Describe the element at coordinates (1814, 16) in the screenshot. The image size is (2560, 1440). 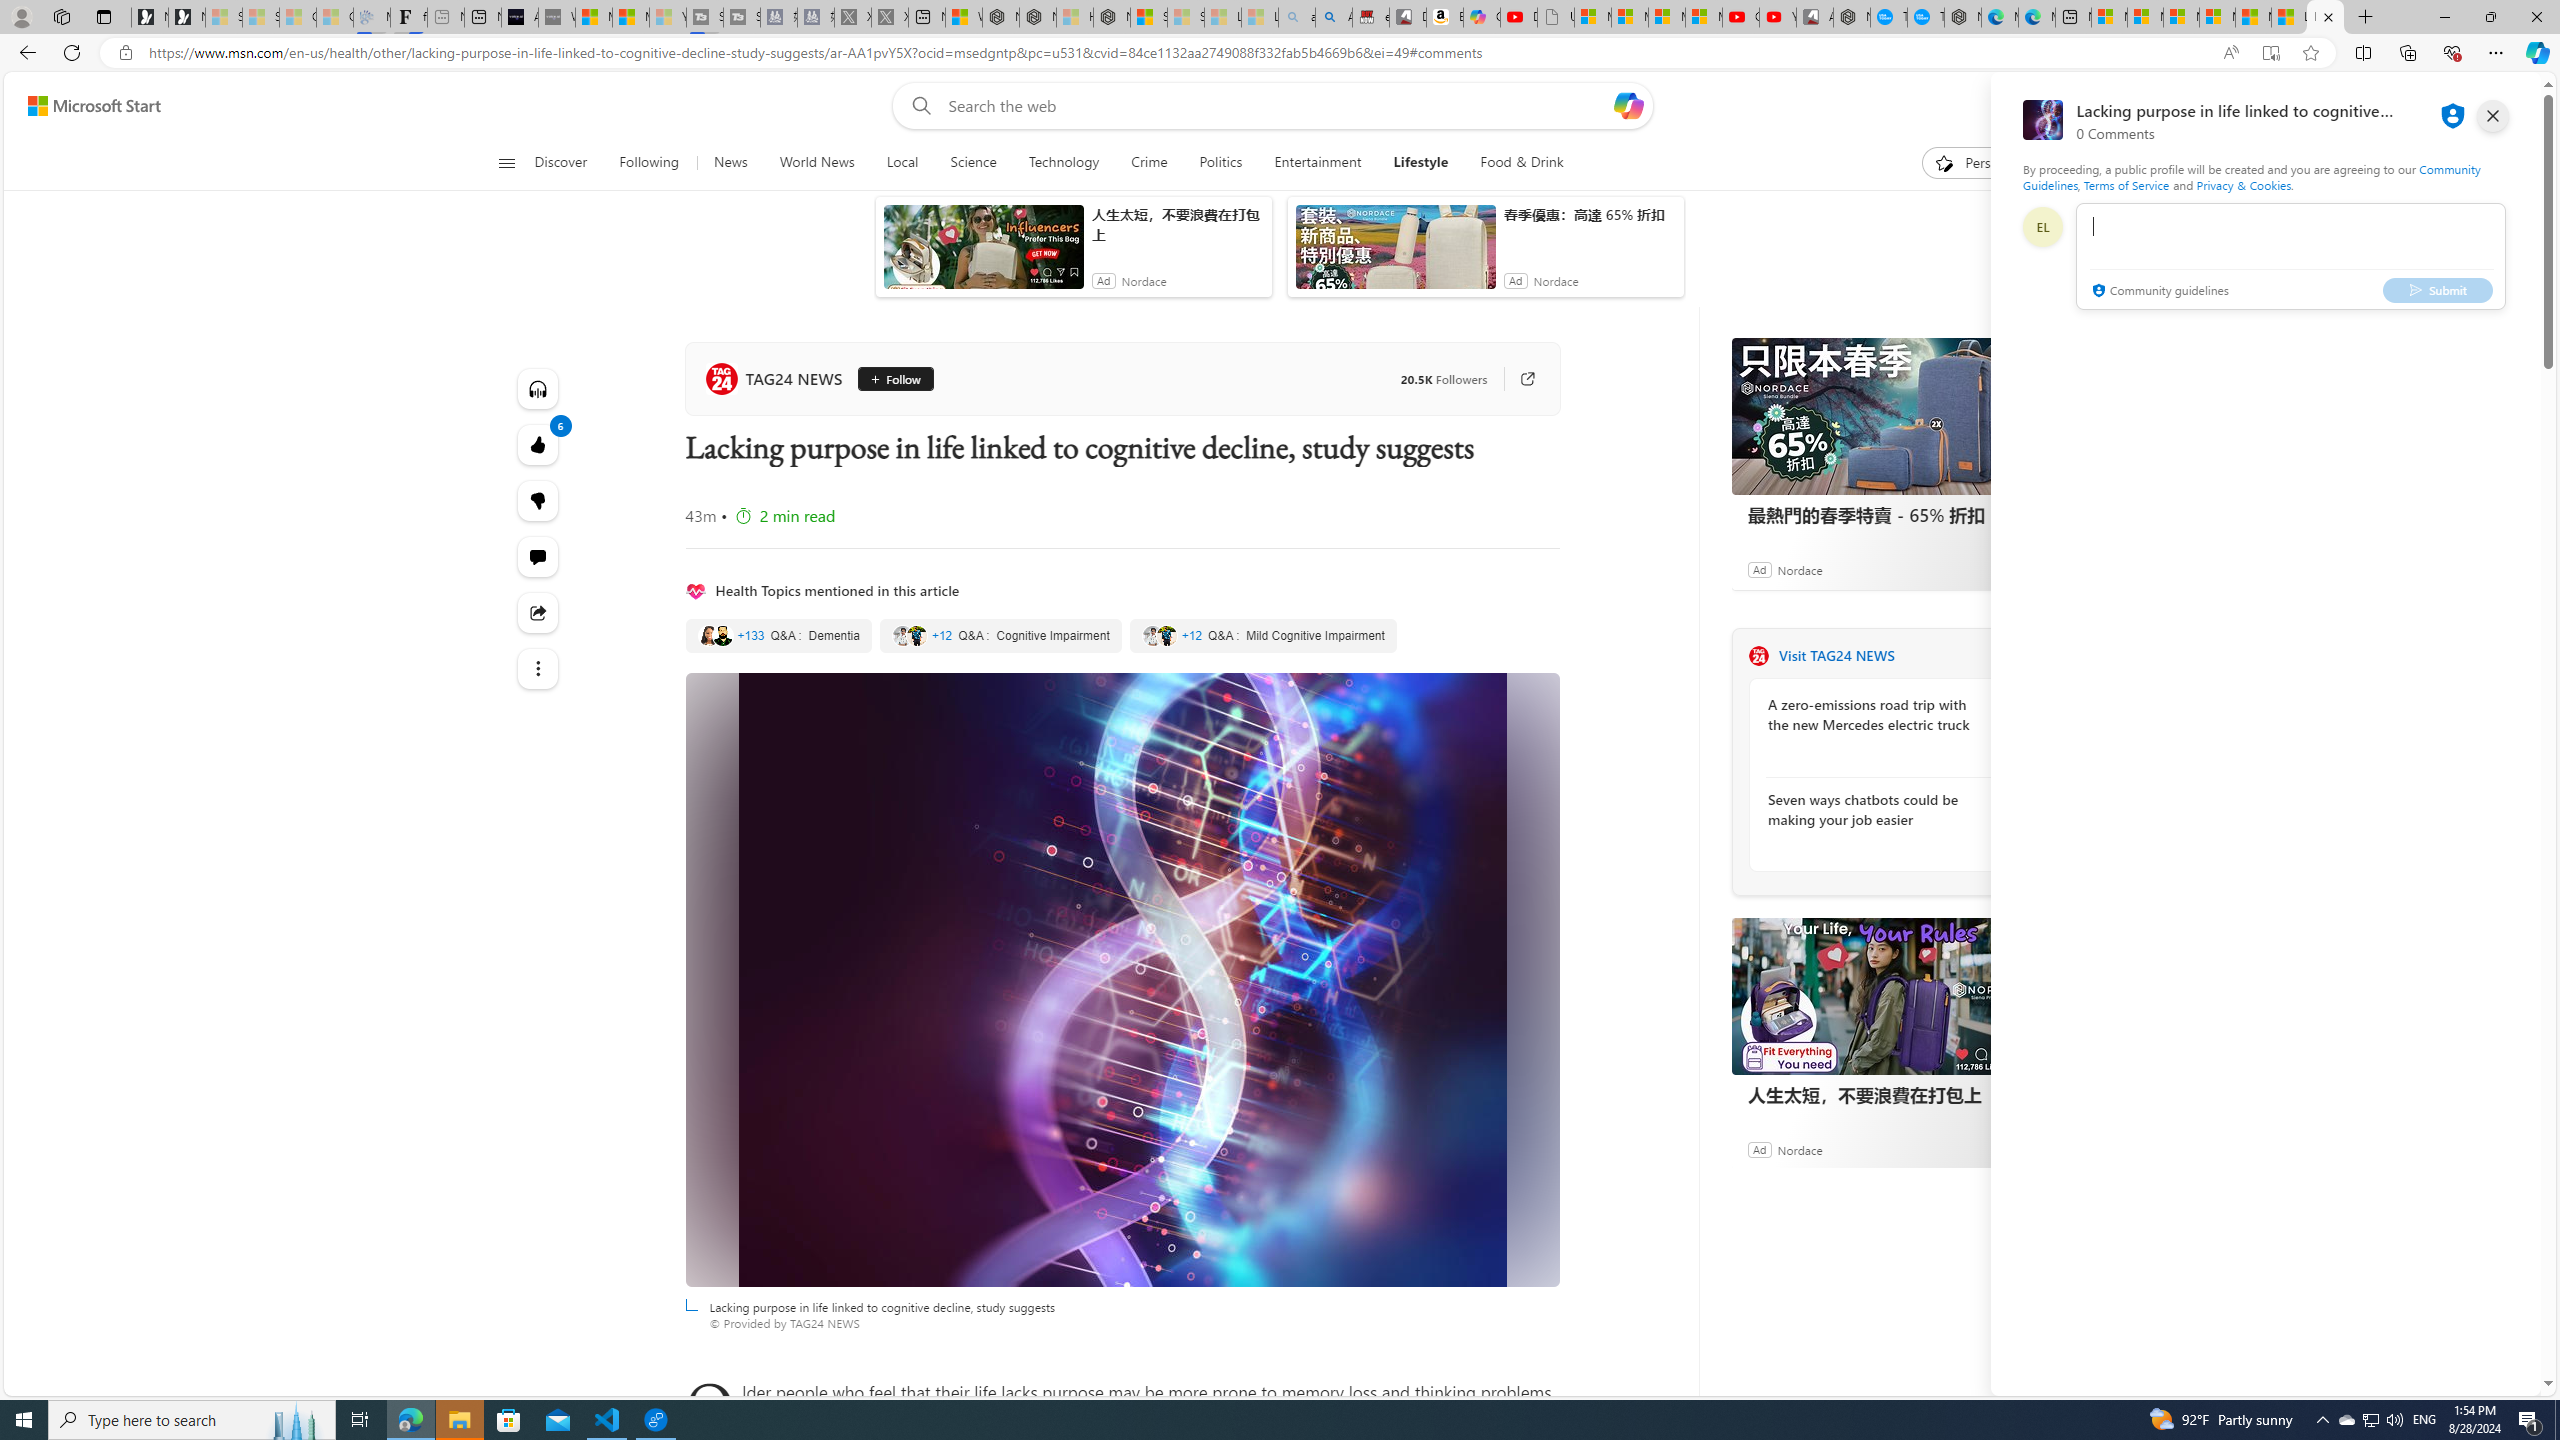
I see `'All Cubot phones'` at that location.